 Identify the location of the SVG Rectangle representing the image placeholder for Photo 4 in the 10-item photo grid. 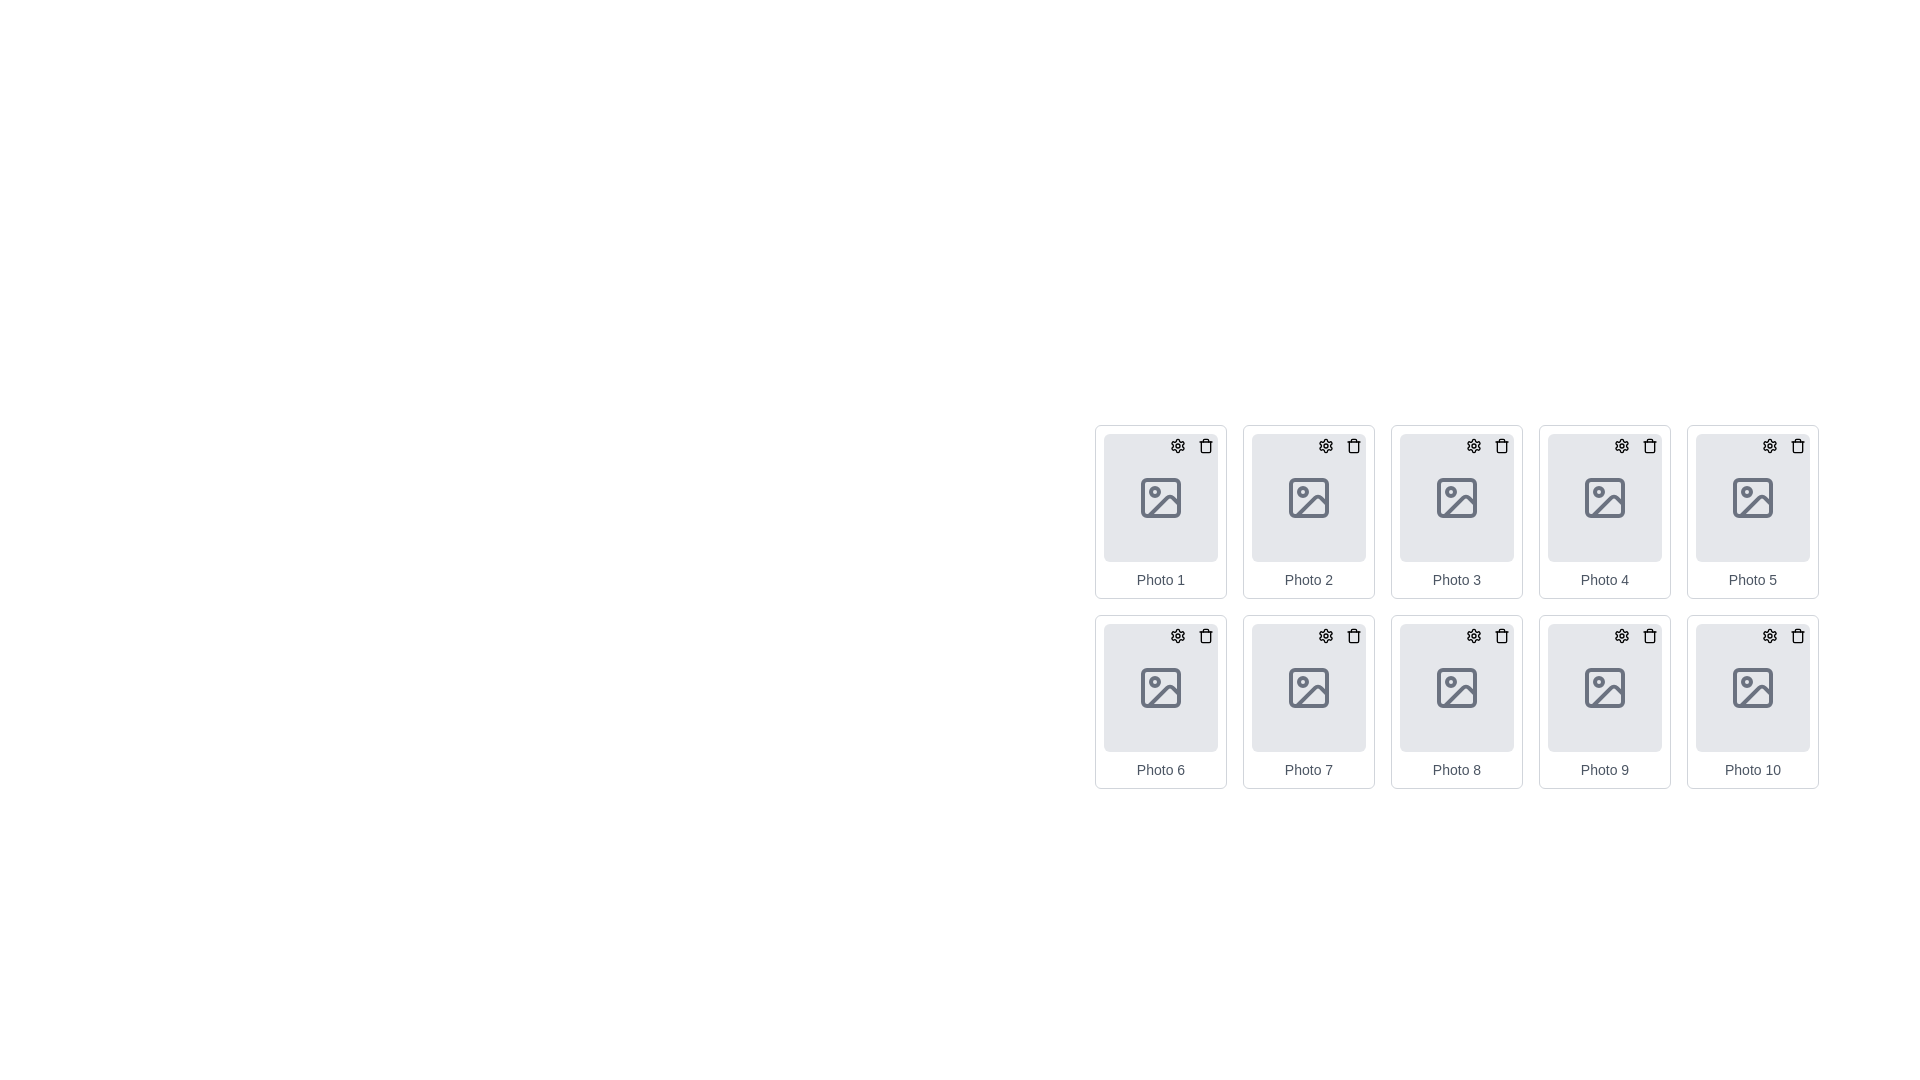
(1604, 496).